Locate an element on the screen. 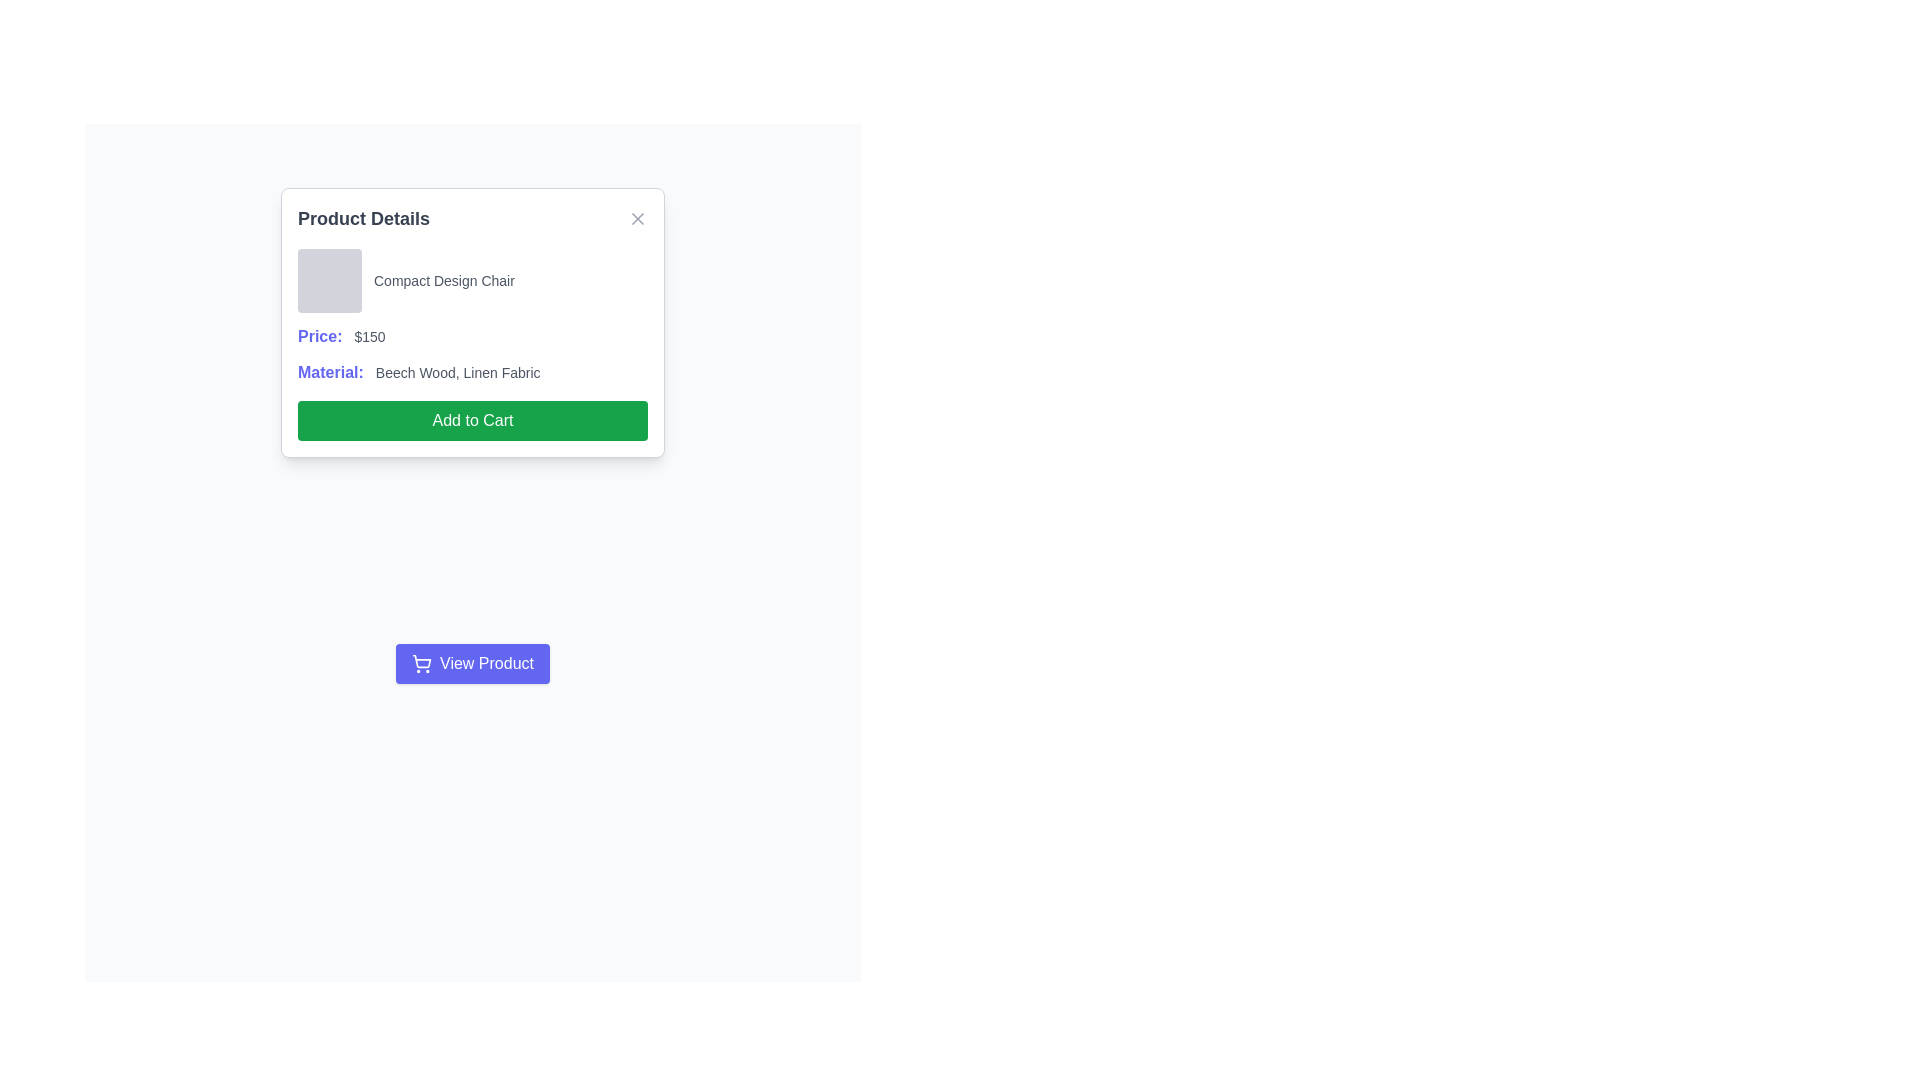 The height and width of the screenshot is (1080, 1920). the non-interactive text label displaying product material information located to the right of the 'Material:' field is located at coordinates (457, 373).